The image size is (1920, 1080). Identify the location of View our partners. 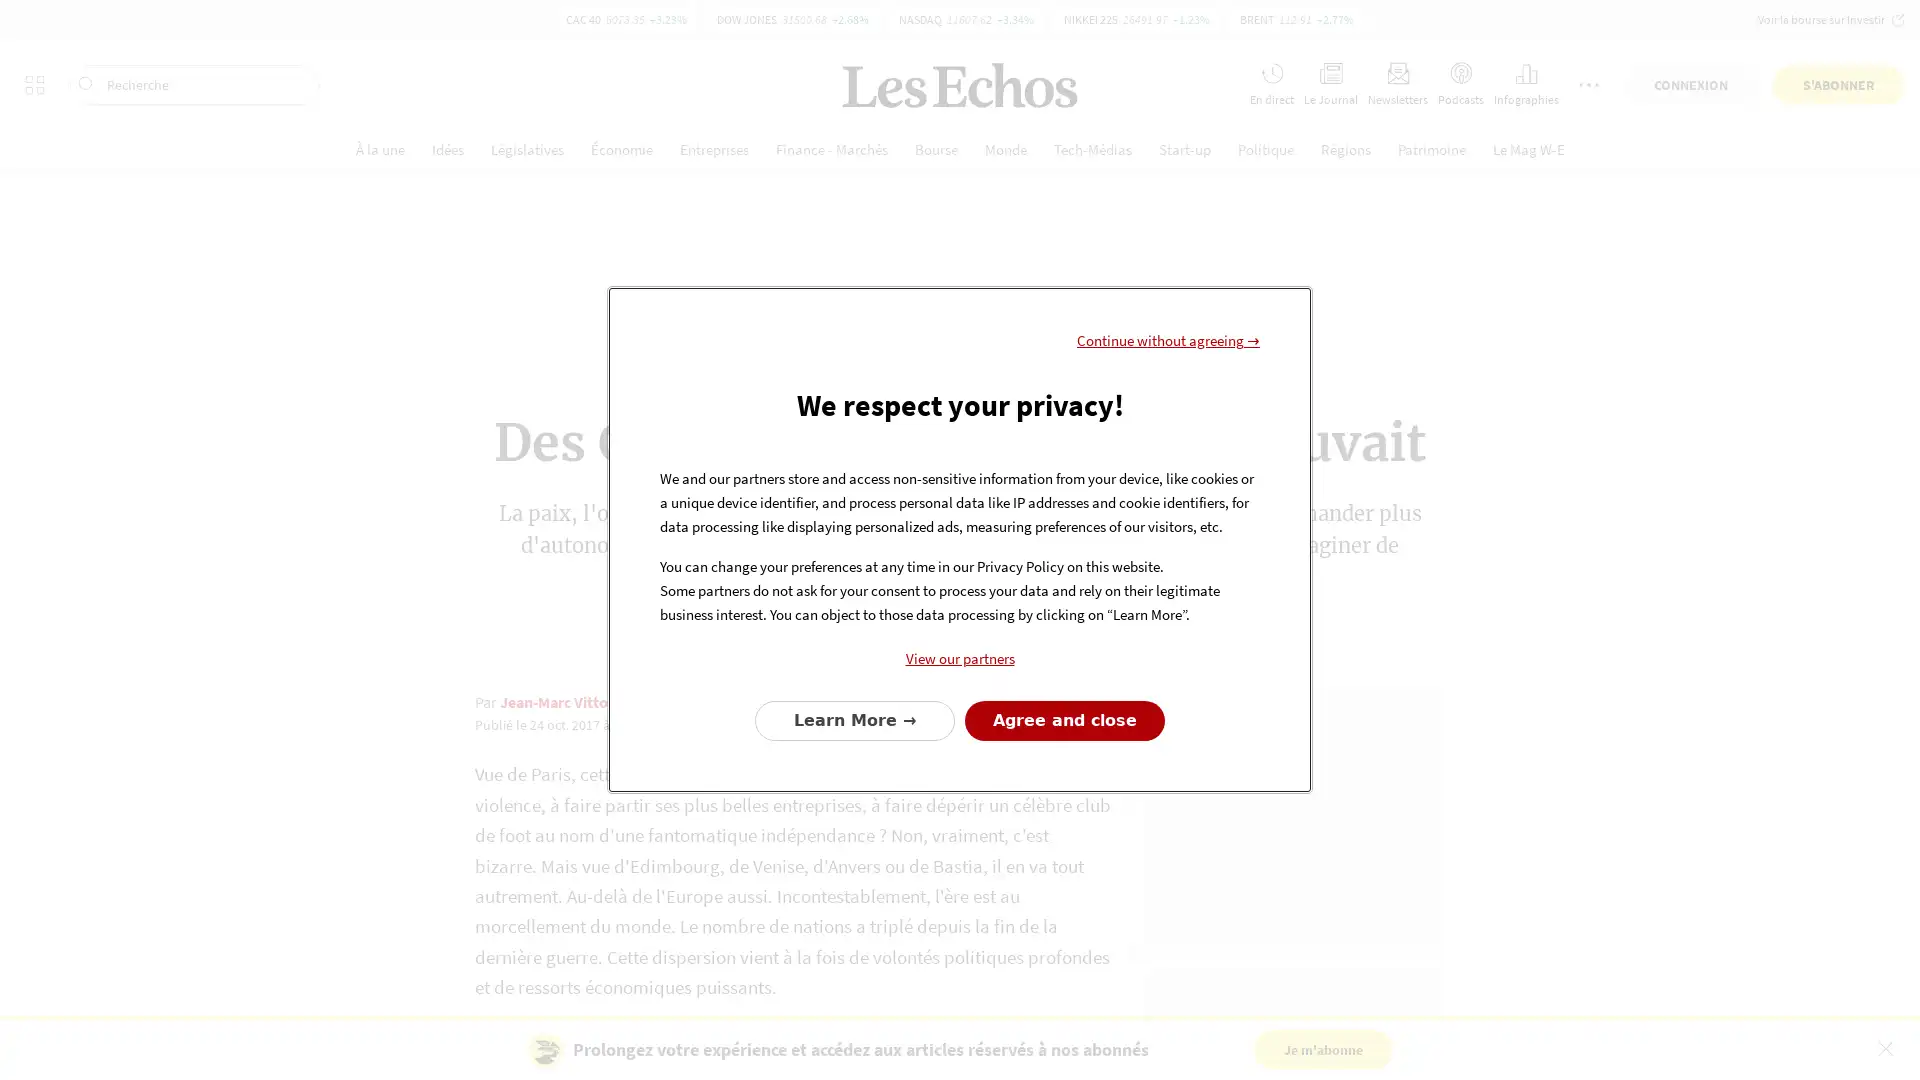
(960, 658).